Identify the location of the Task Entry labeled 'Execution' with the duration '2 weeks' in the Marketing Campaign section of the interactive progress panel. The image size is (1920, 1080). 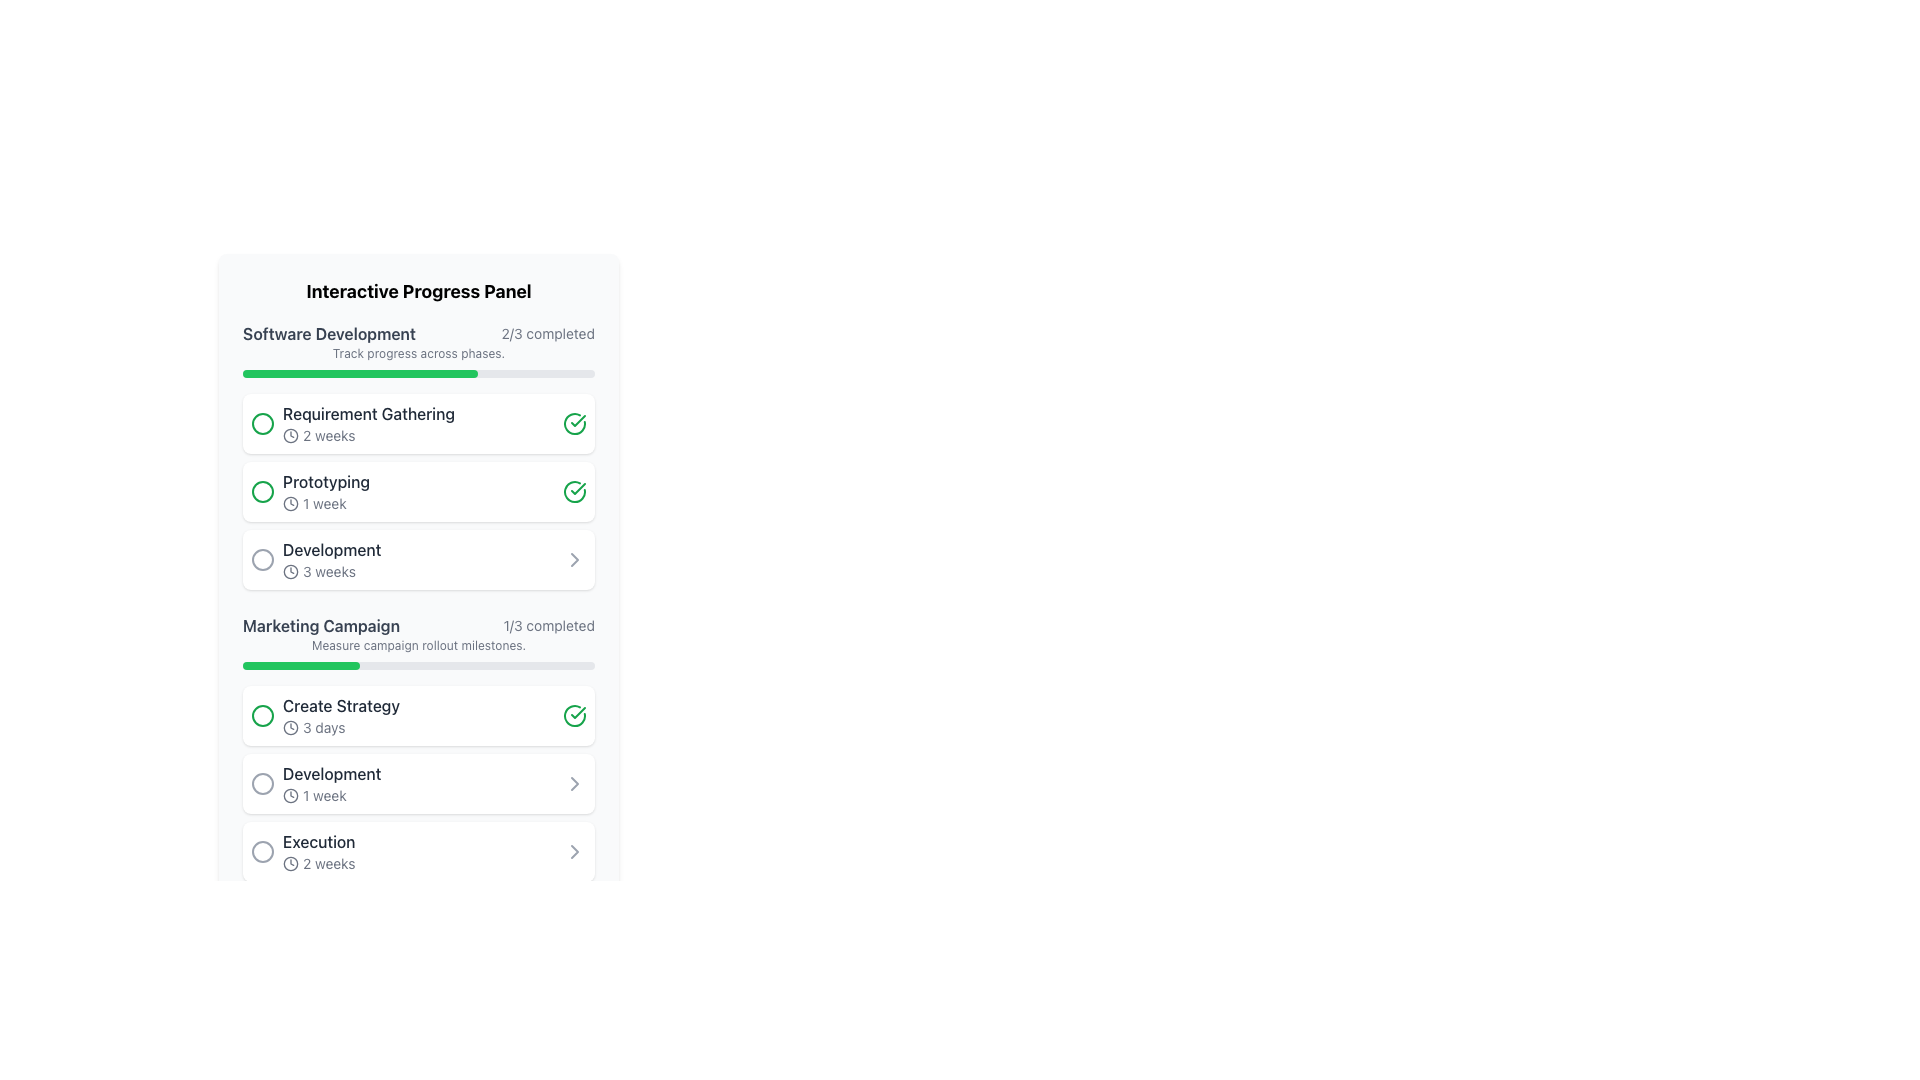
(301, 852).